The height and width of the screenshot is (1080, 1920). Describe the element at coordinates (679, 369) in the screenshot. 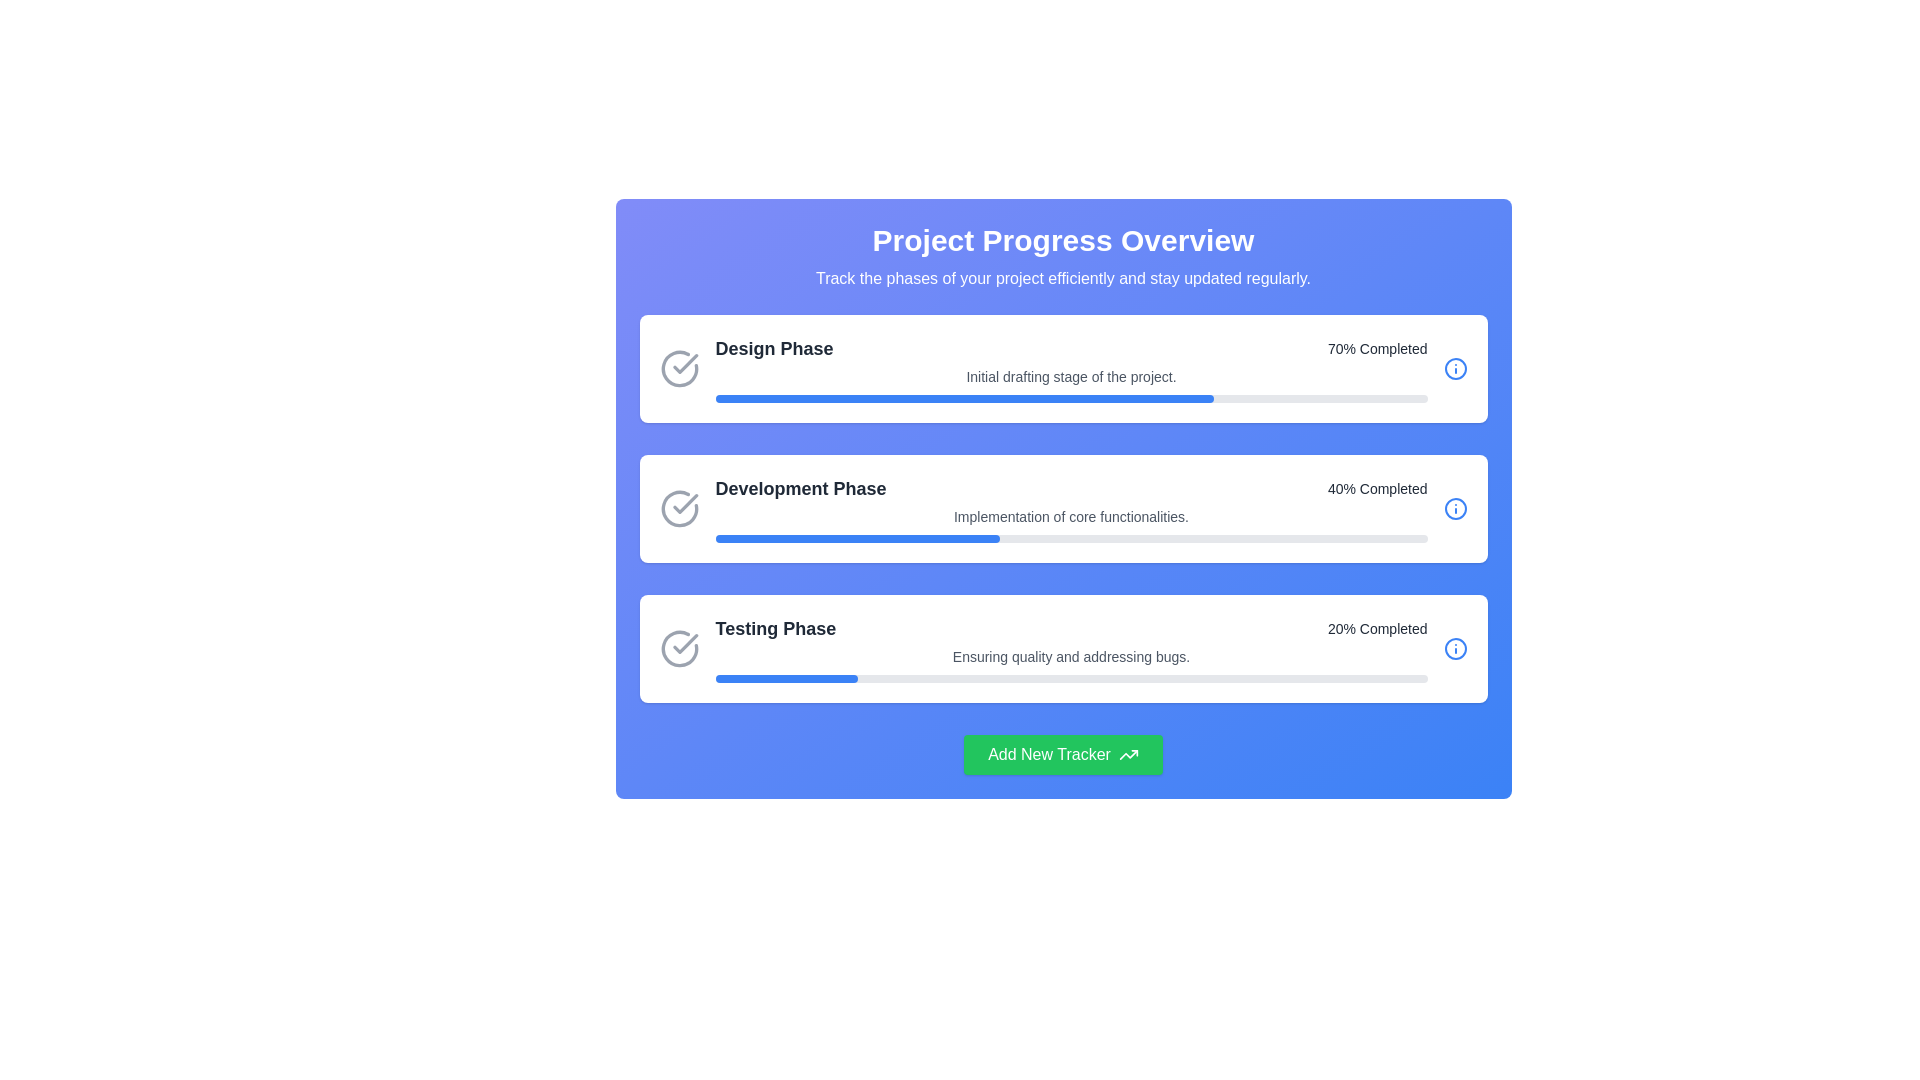

I see `the ticked circle icon segment that visually represents a completed phase indicator in the 'Design Phase' section` at that location.